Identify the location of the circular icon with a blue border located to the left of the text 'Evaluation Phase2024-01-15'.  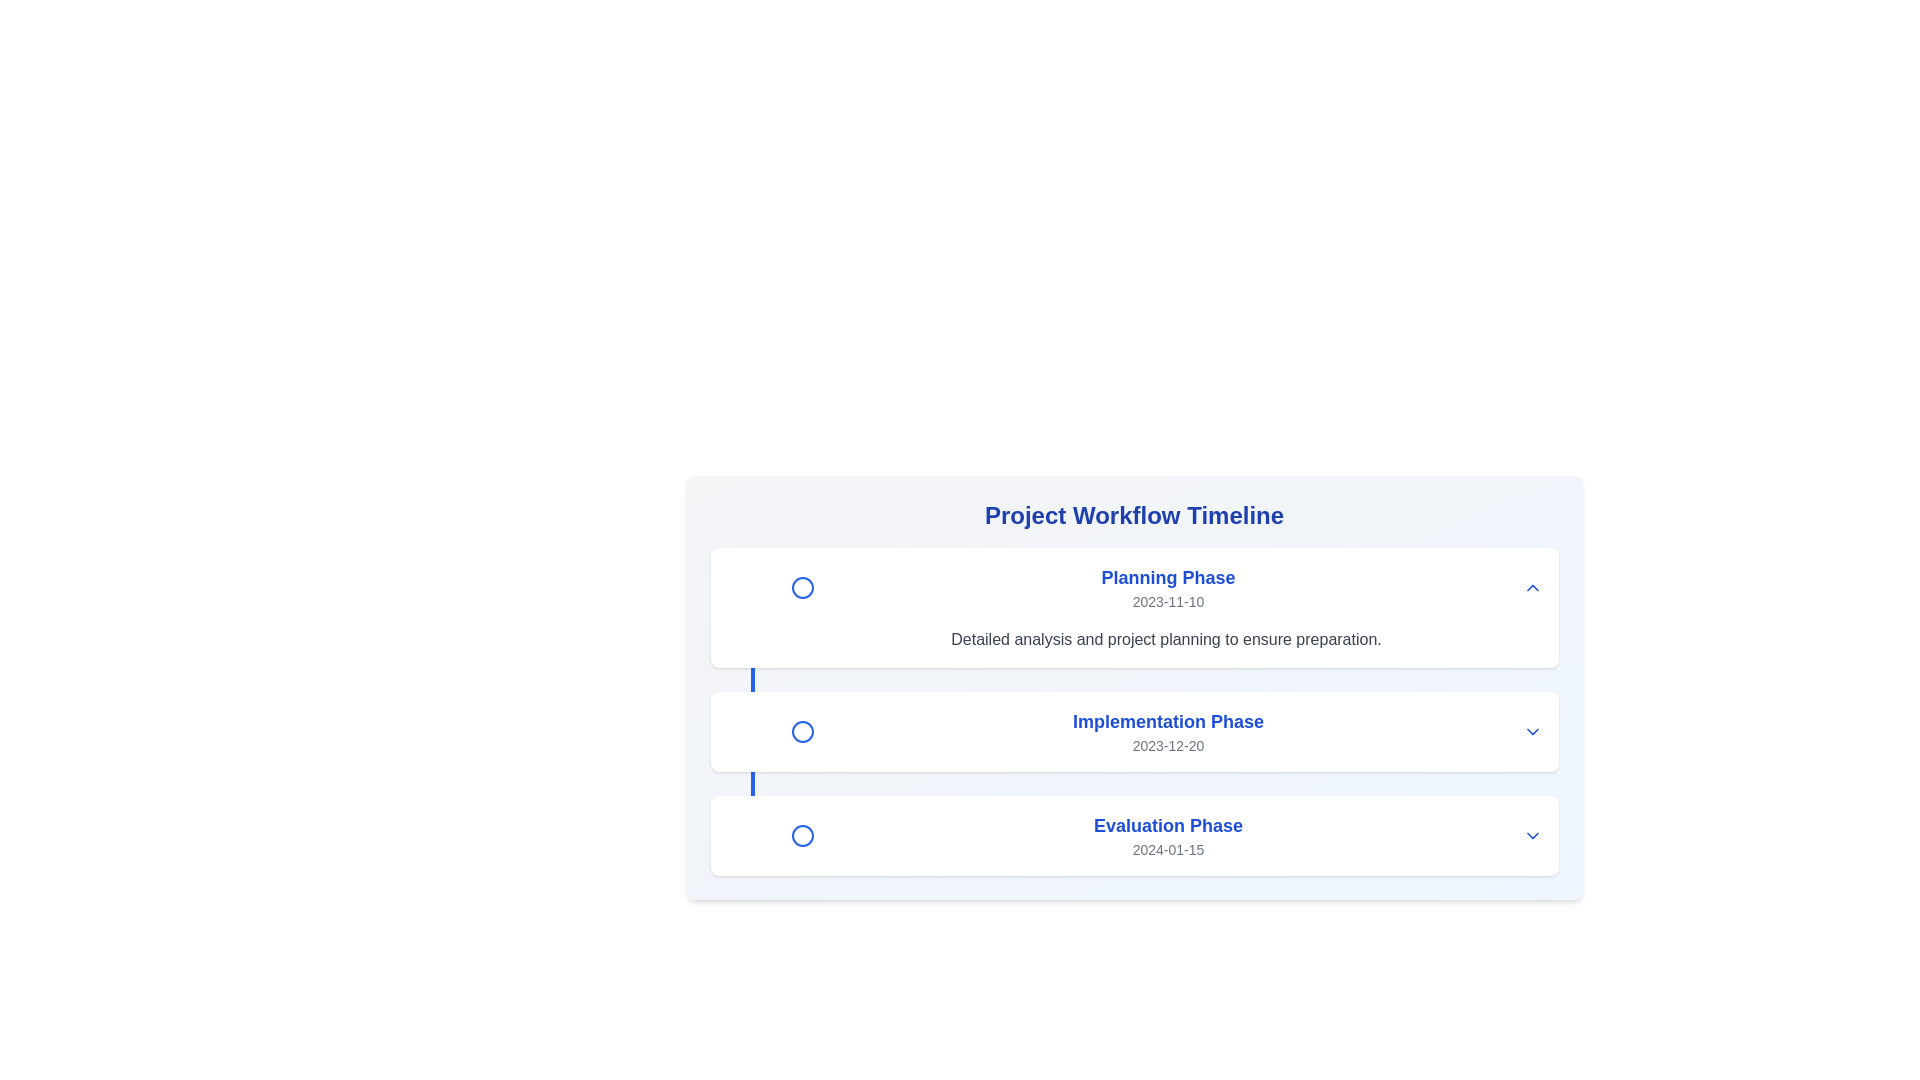
(802, 836).